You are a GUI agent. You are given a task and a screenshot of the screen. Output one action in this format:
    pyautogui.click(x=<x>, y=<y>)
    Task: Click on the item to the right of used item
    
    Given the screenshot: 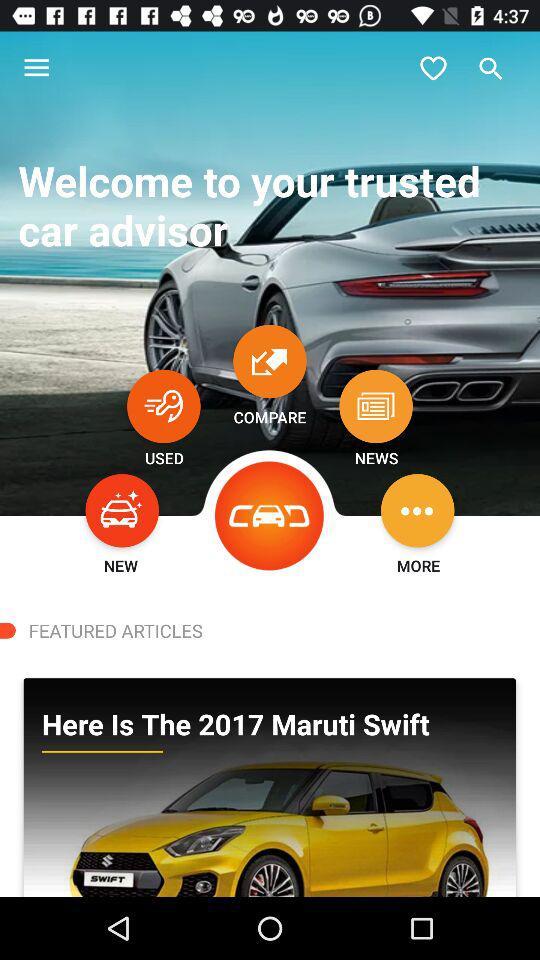 What is the action you would take?
    pyautogui.click(x=270, y=515)
    